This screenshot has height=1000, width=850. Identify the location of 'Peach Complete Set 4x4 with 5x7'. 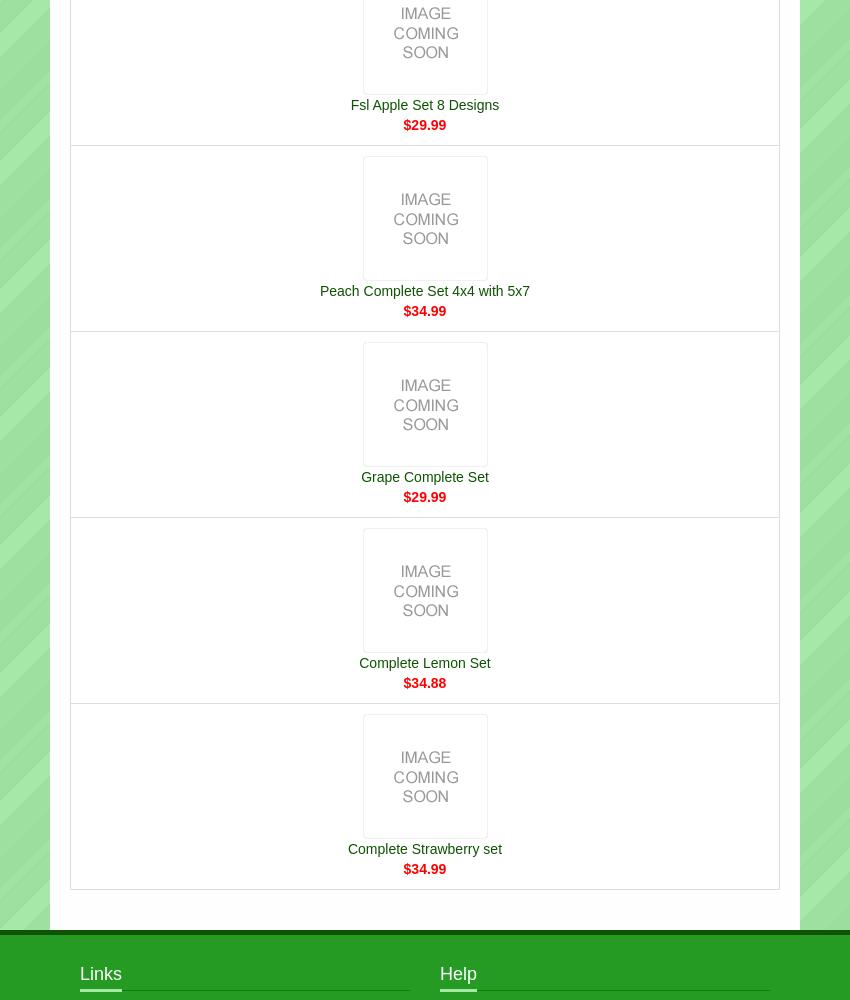
(424, 290).